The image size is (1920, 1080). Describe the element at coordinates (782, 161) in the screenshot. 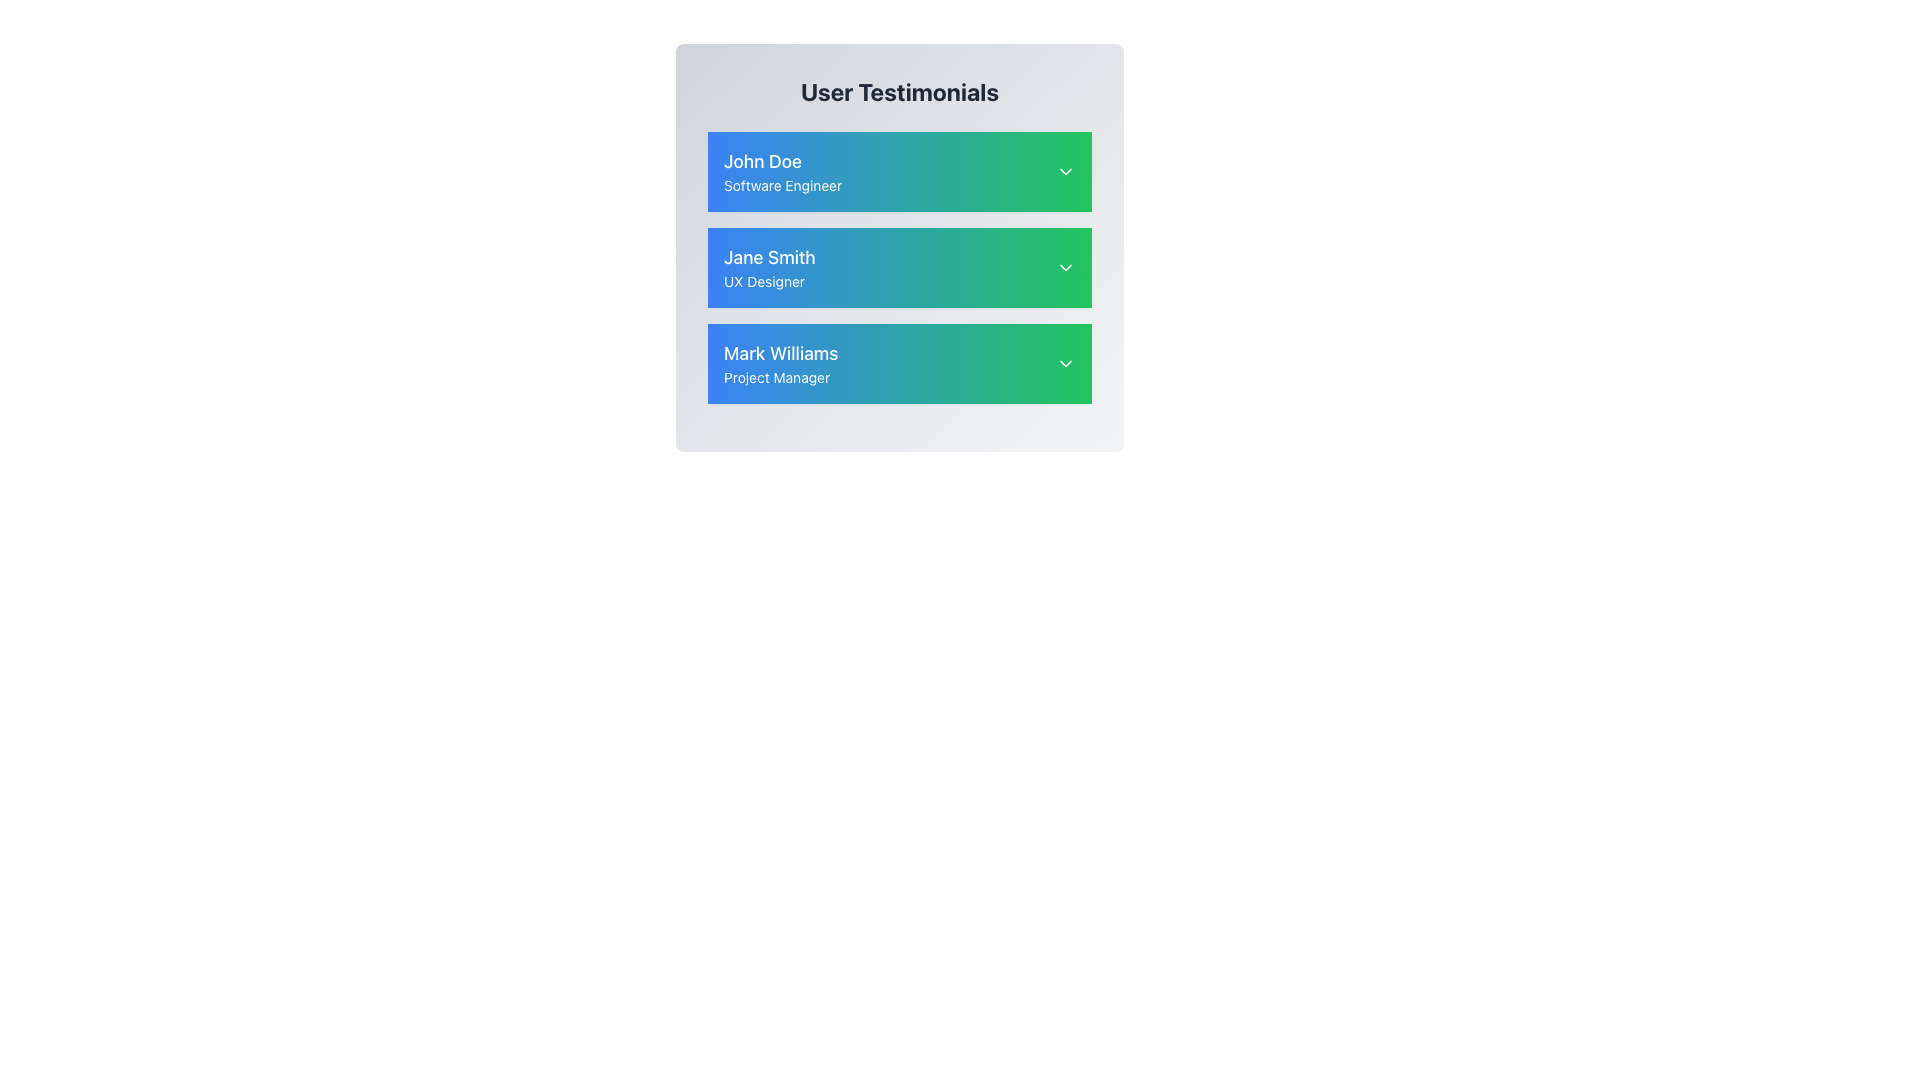

I see `the Text Label that represents the name of a user in the testimonial section, located at the upper-left of the card above 'Software Engineer'` at that location.